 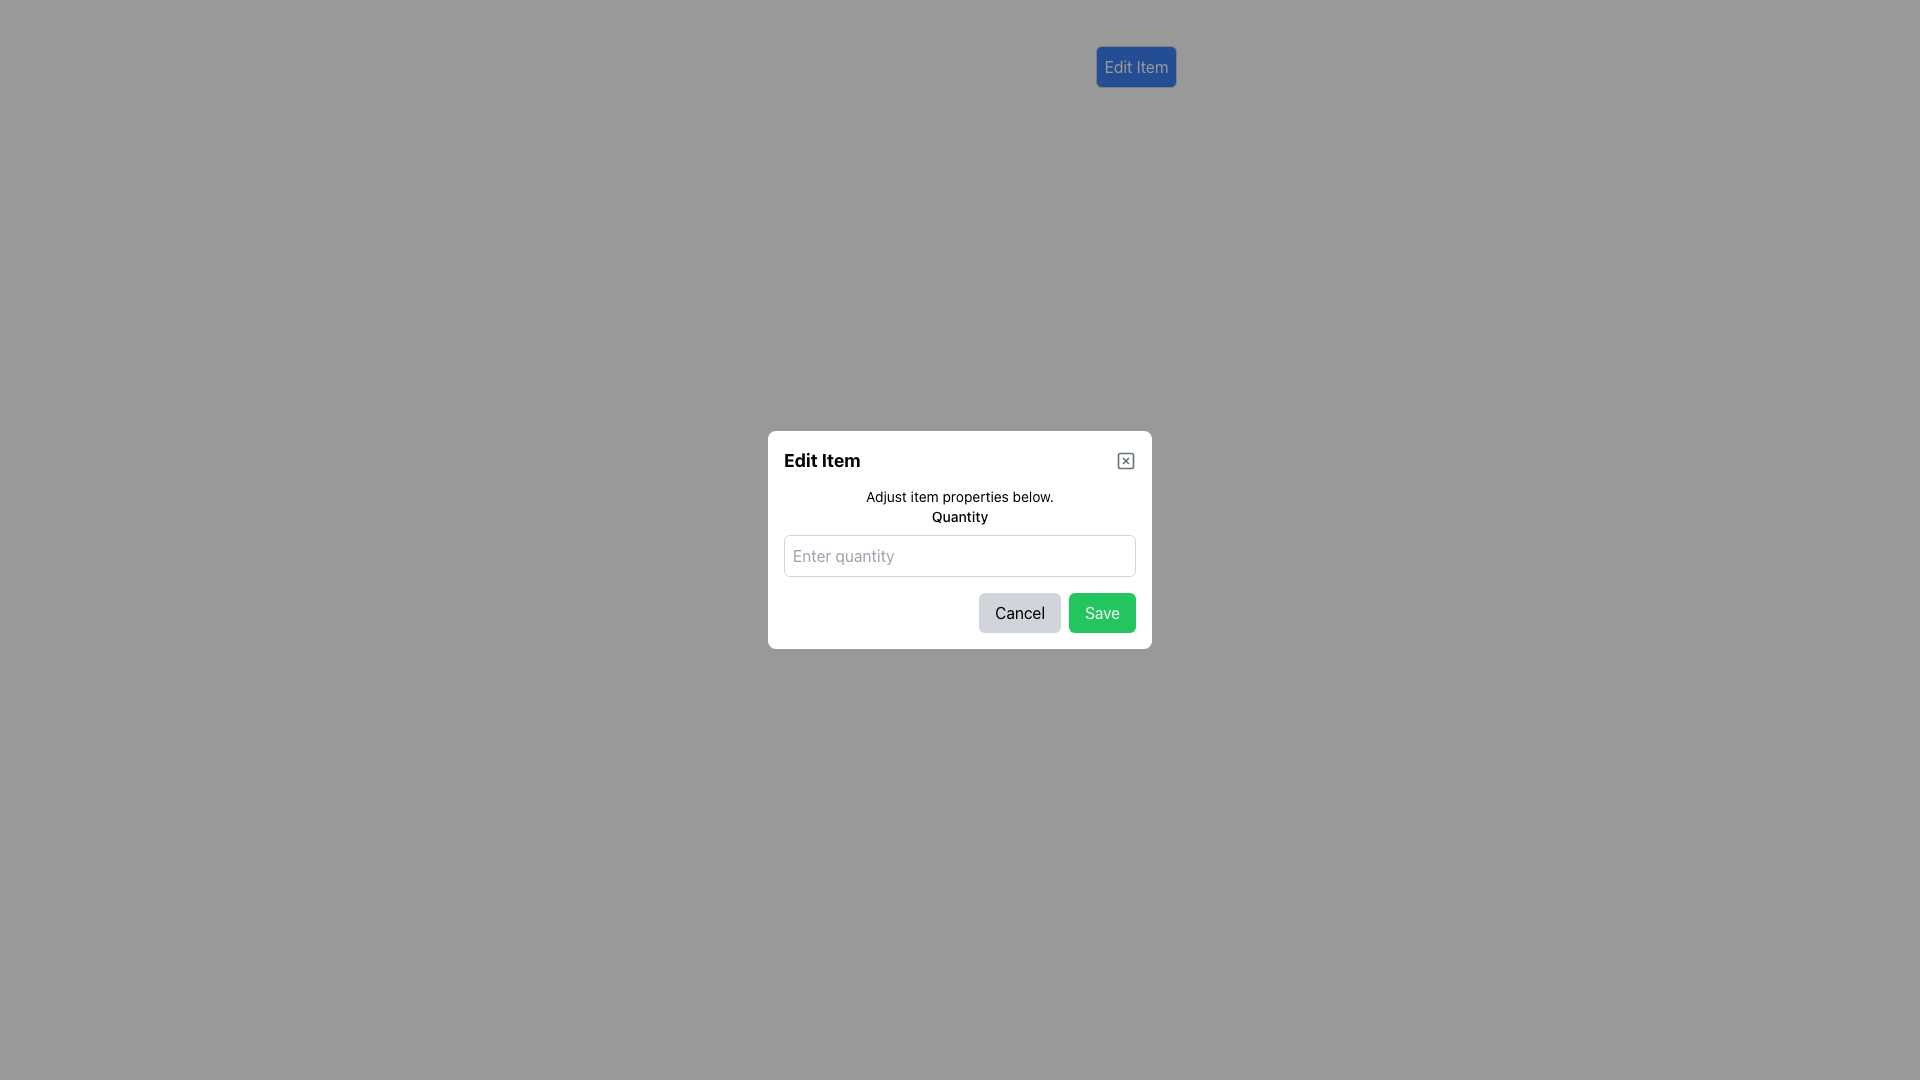 I want to click on the 'Edit Item' static text label, which is styled in bold font and located at the top-left corner of a modal window, so click(x=822, y=461).